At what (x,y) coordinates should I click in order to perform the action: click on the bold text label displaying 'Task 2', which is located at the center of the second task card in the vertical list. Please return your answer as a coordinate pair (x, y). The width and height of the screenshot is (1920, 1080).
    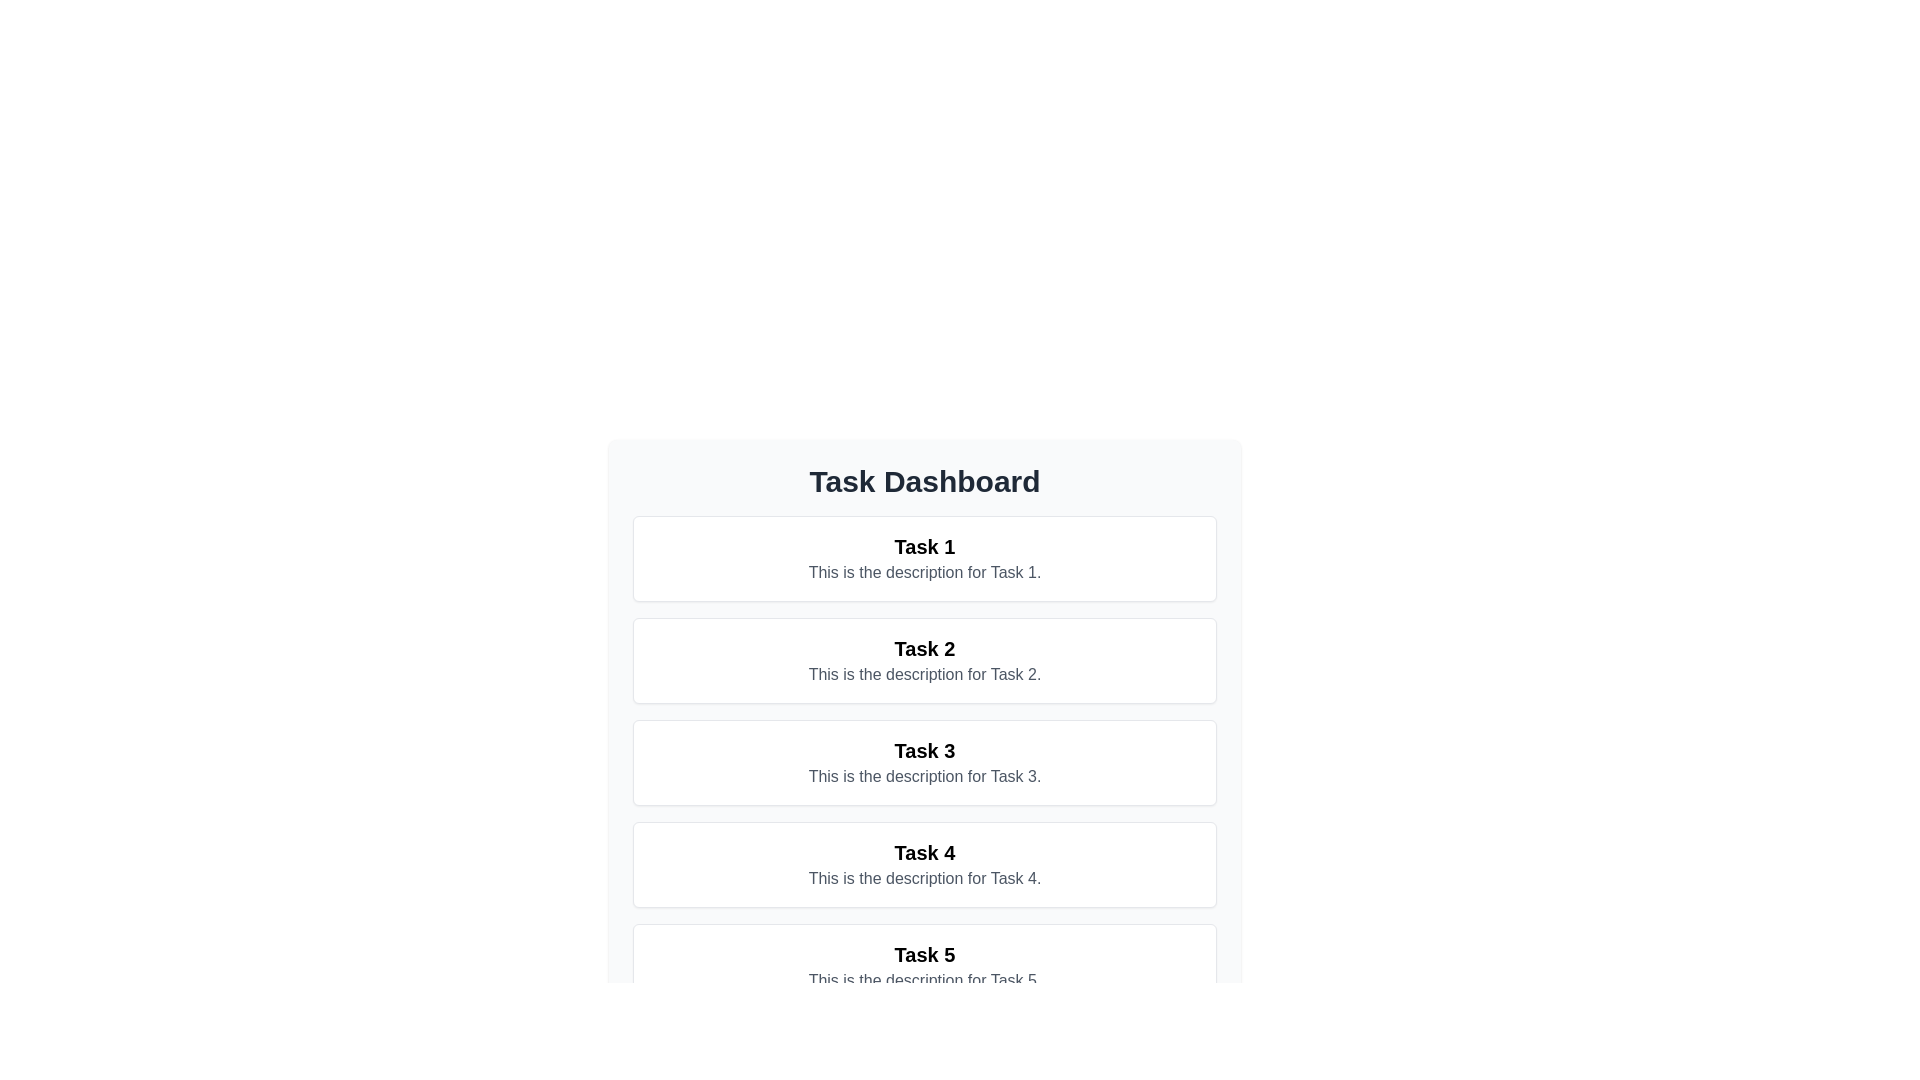
    Looking at the image, I should click on (924, 648).